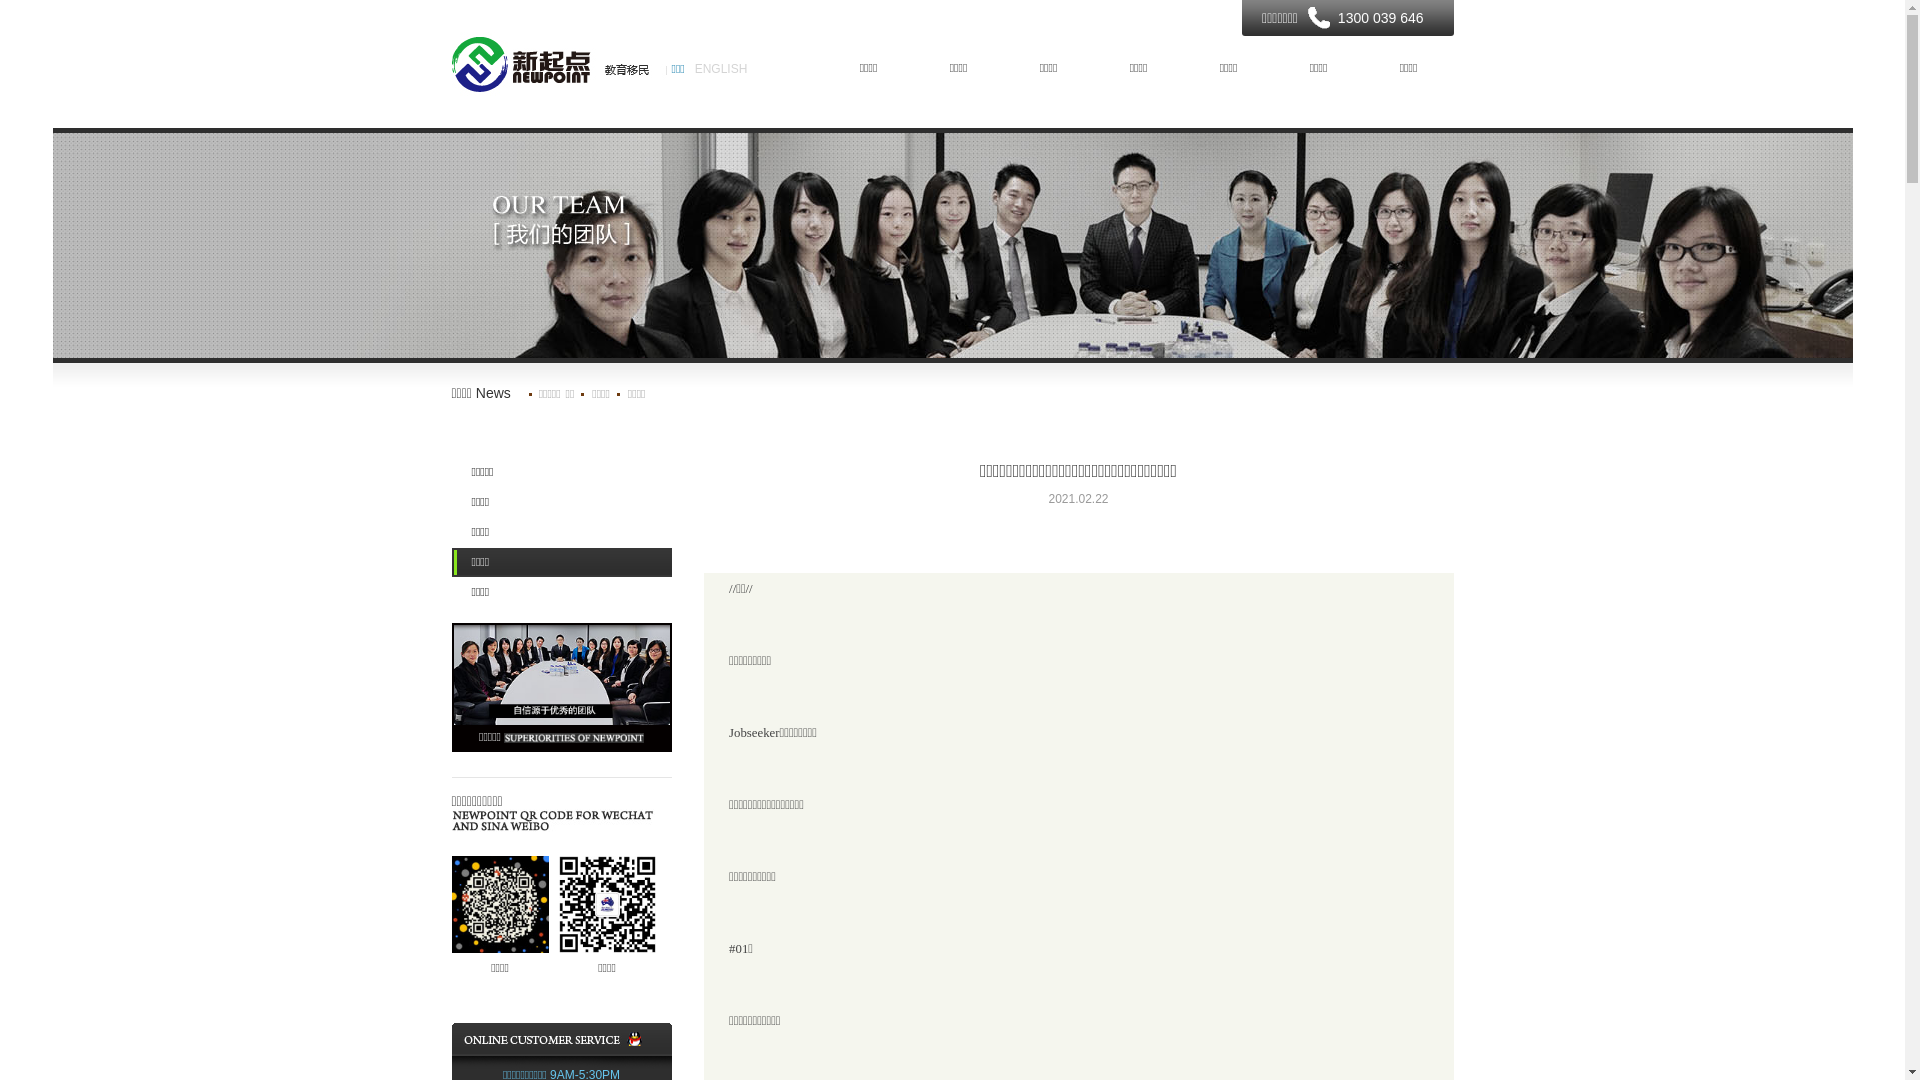 The height and width of the screenshot is (1080, 1920). What do you see at coordinates (720, 68) in the screenshot?
I see `'ENGLISH'` at bounding box center [720, 68].